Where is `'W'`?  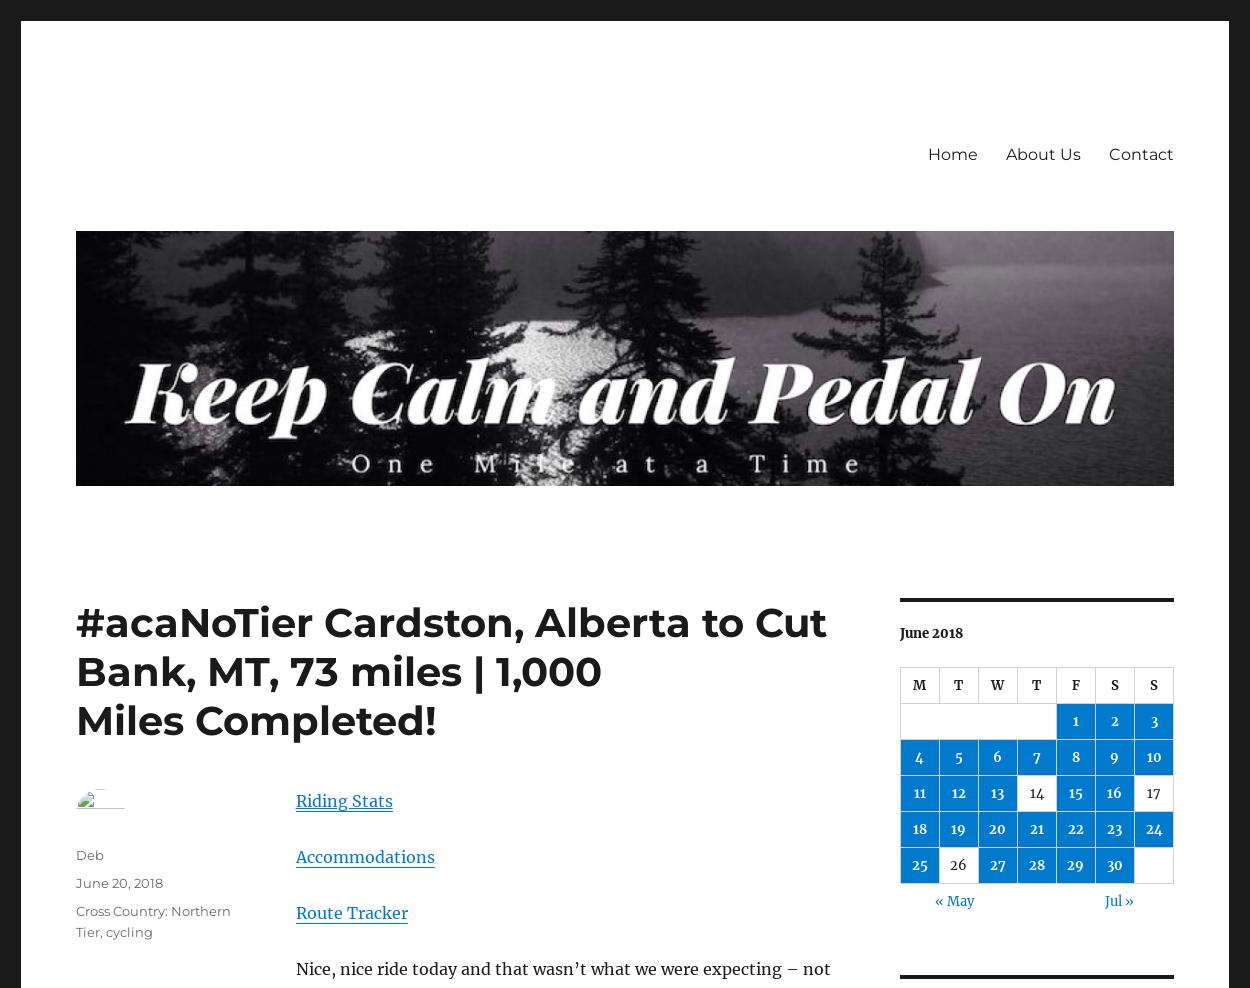
'W' is located at coordinates (996, 685).